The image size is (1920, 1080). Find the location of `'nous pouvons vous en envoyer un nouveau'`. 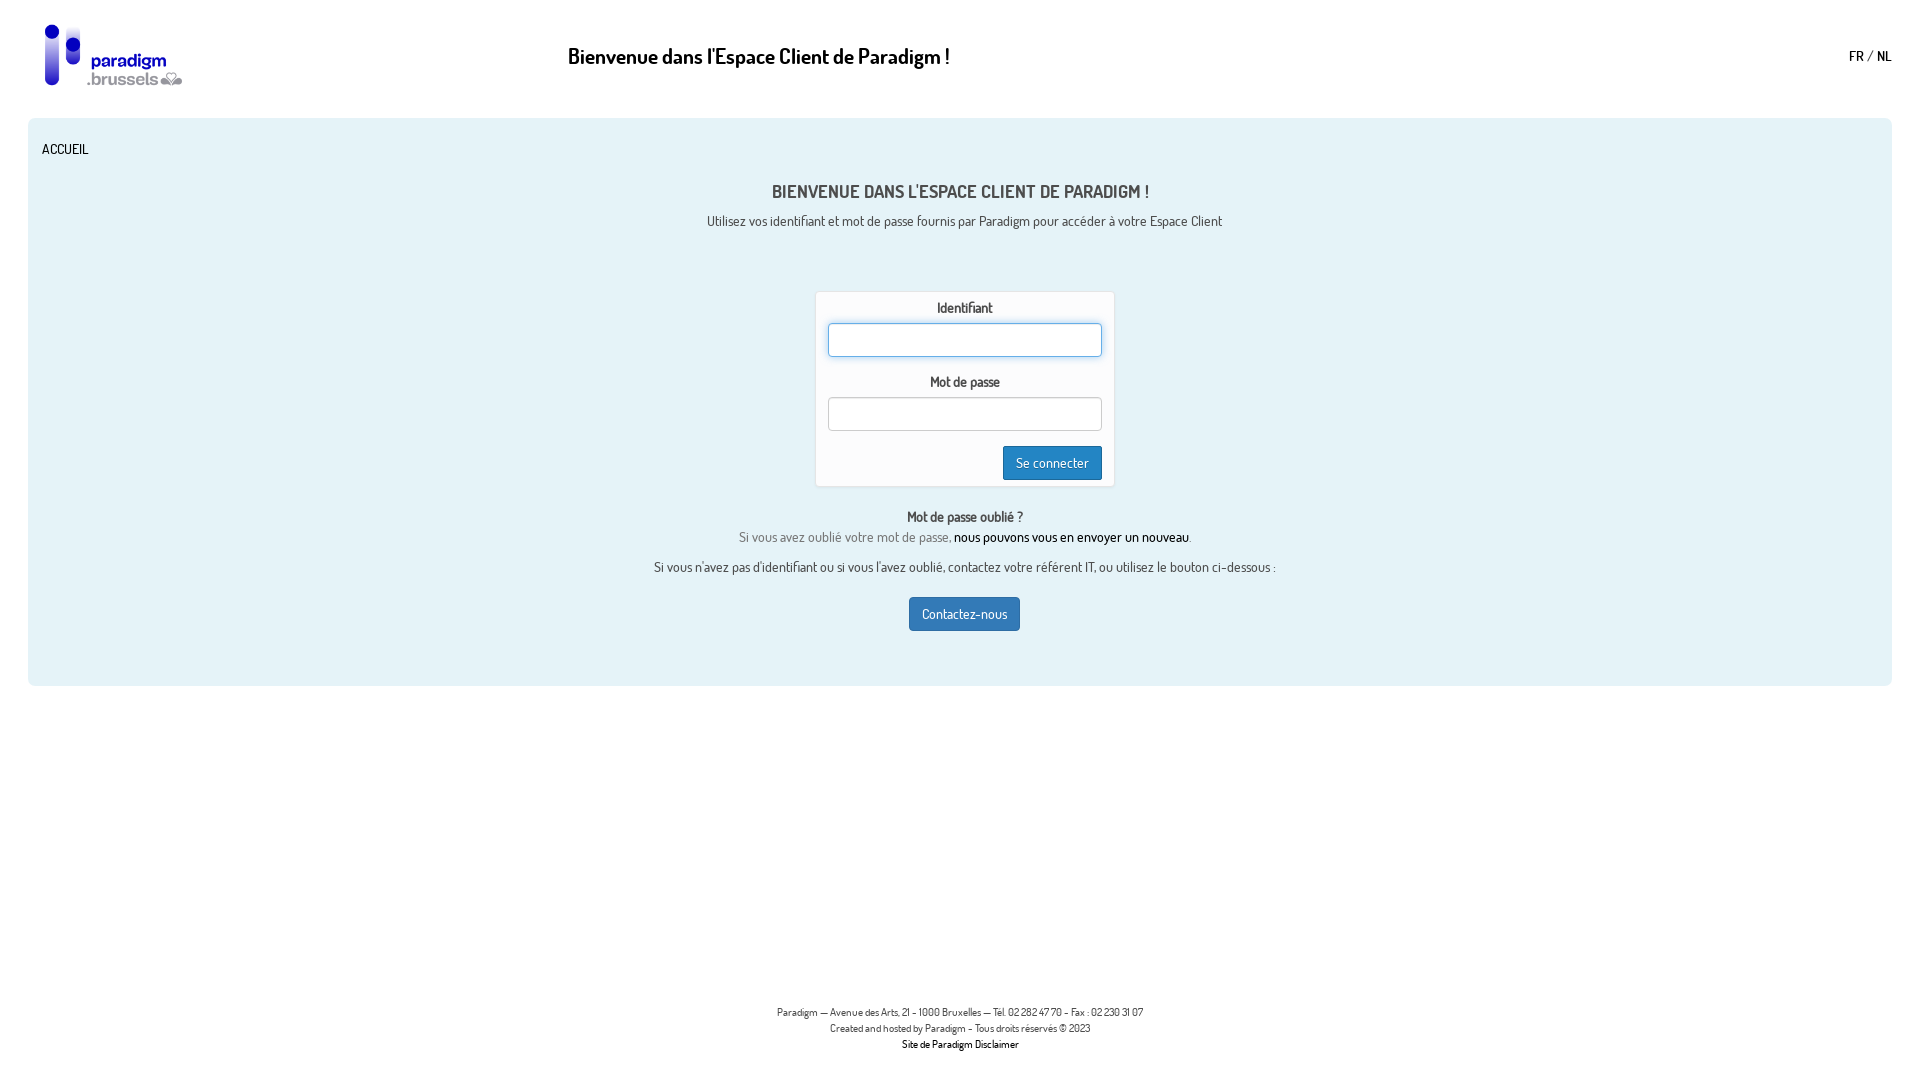

'nous pouvons vous en envoyer un nouveau' is located at coordinates (953, 535).